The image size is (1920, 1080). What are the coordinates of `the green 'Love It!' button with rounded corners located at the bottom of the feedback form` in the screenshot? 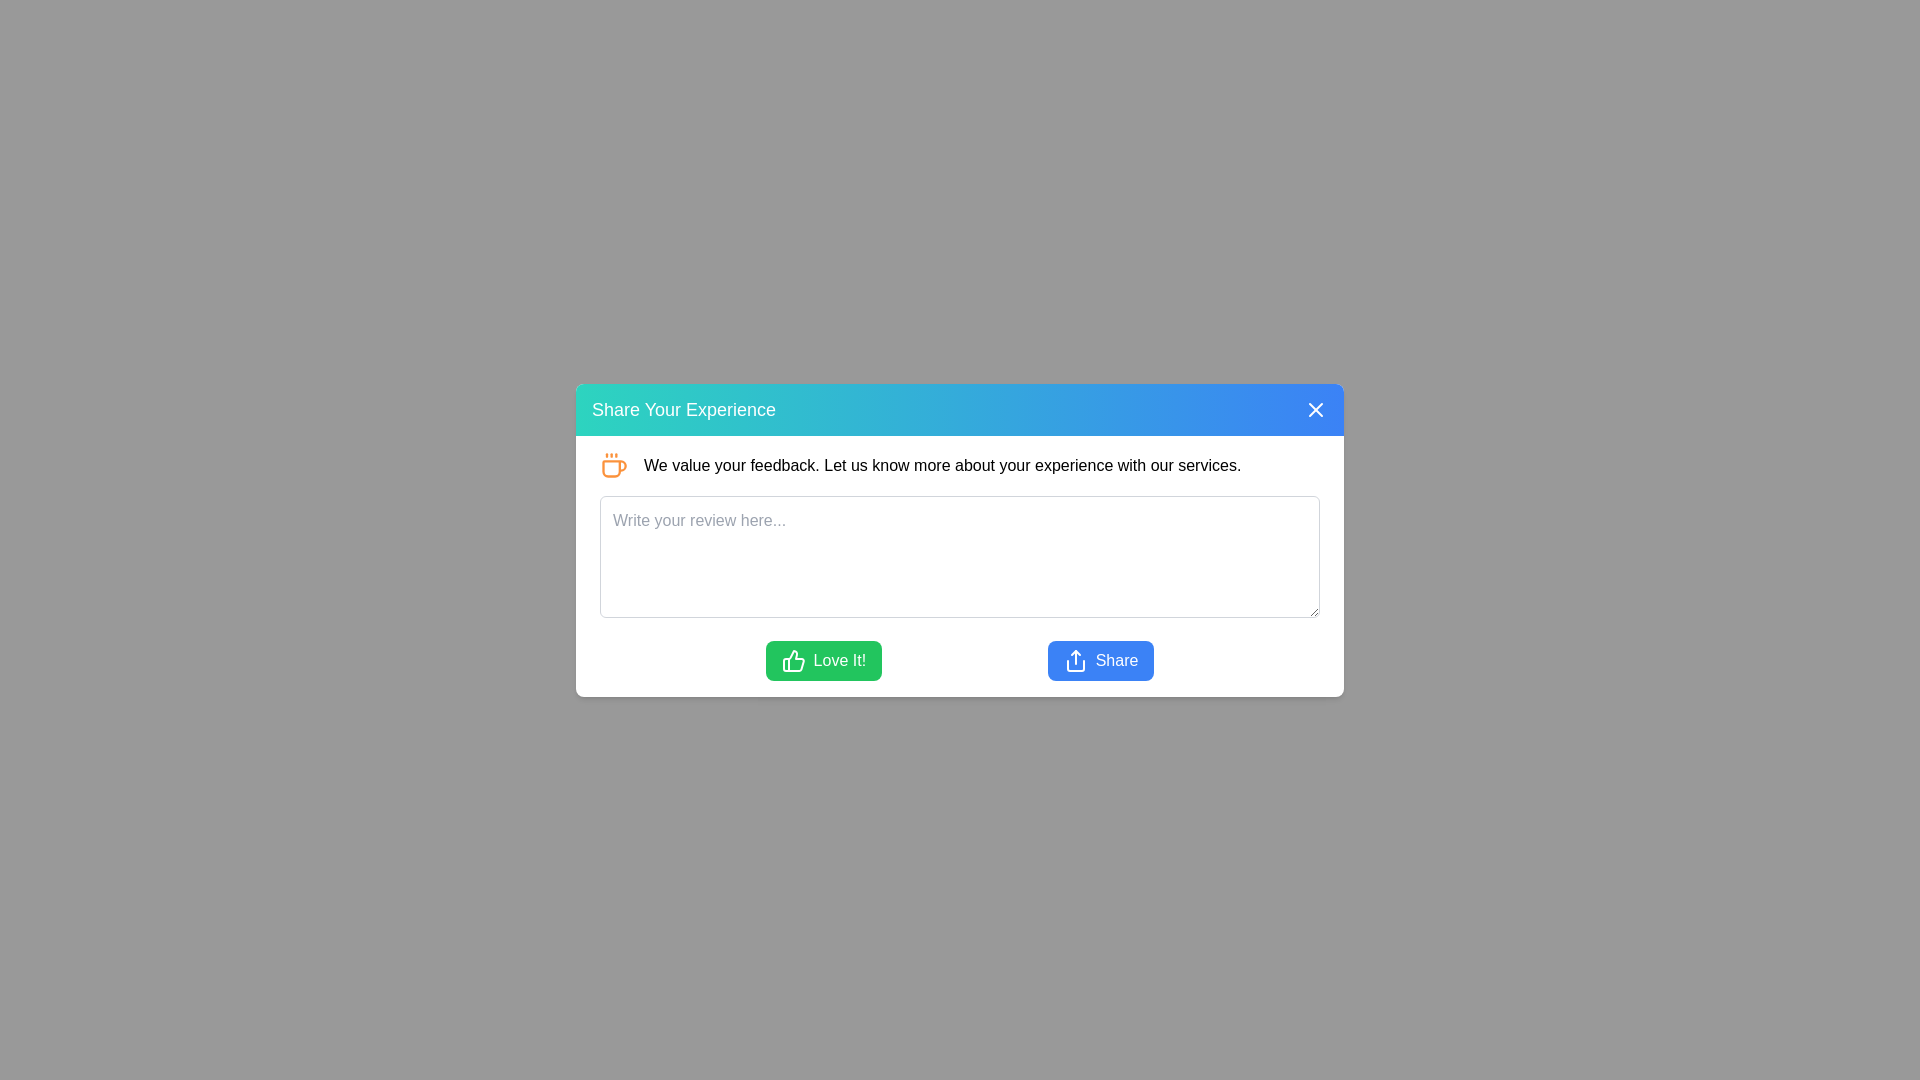 It's located at (823, 660).